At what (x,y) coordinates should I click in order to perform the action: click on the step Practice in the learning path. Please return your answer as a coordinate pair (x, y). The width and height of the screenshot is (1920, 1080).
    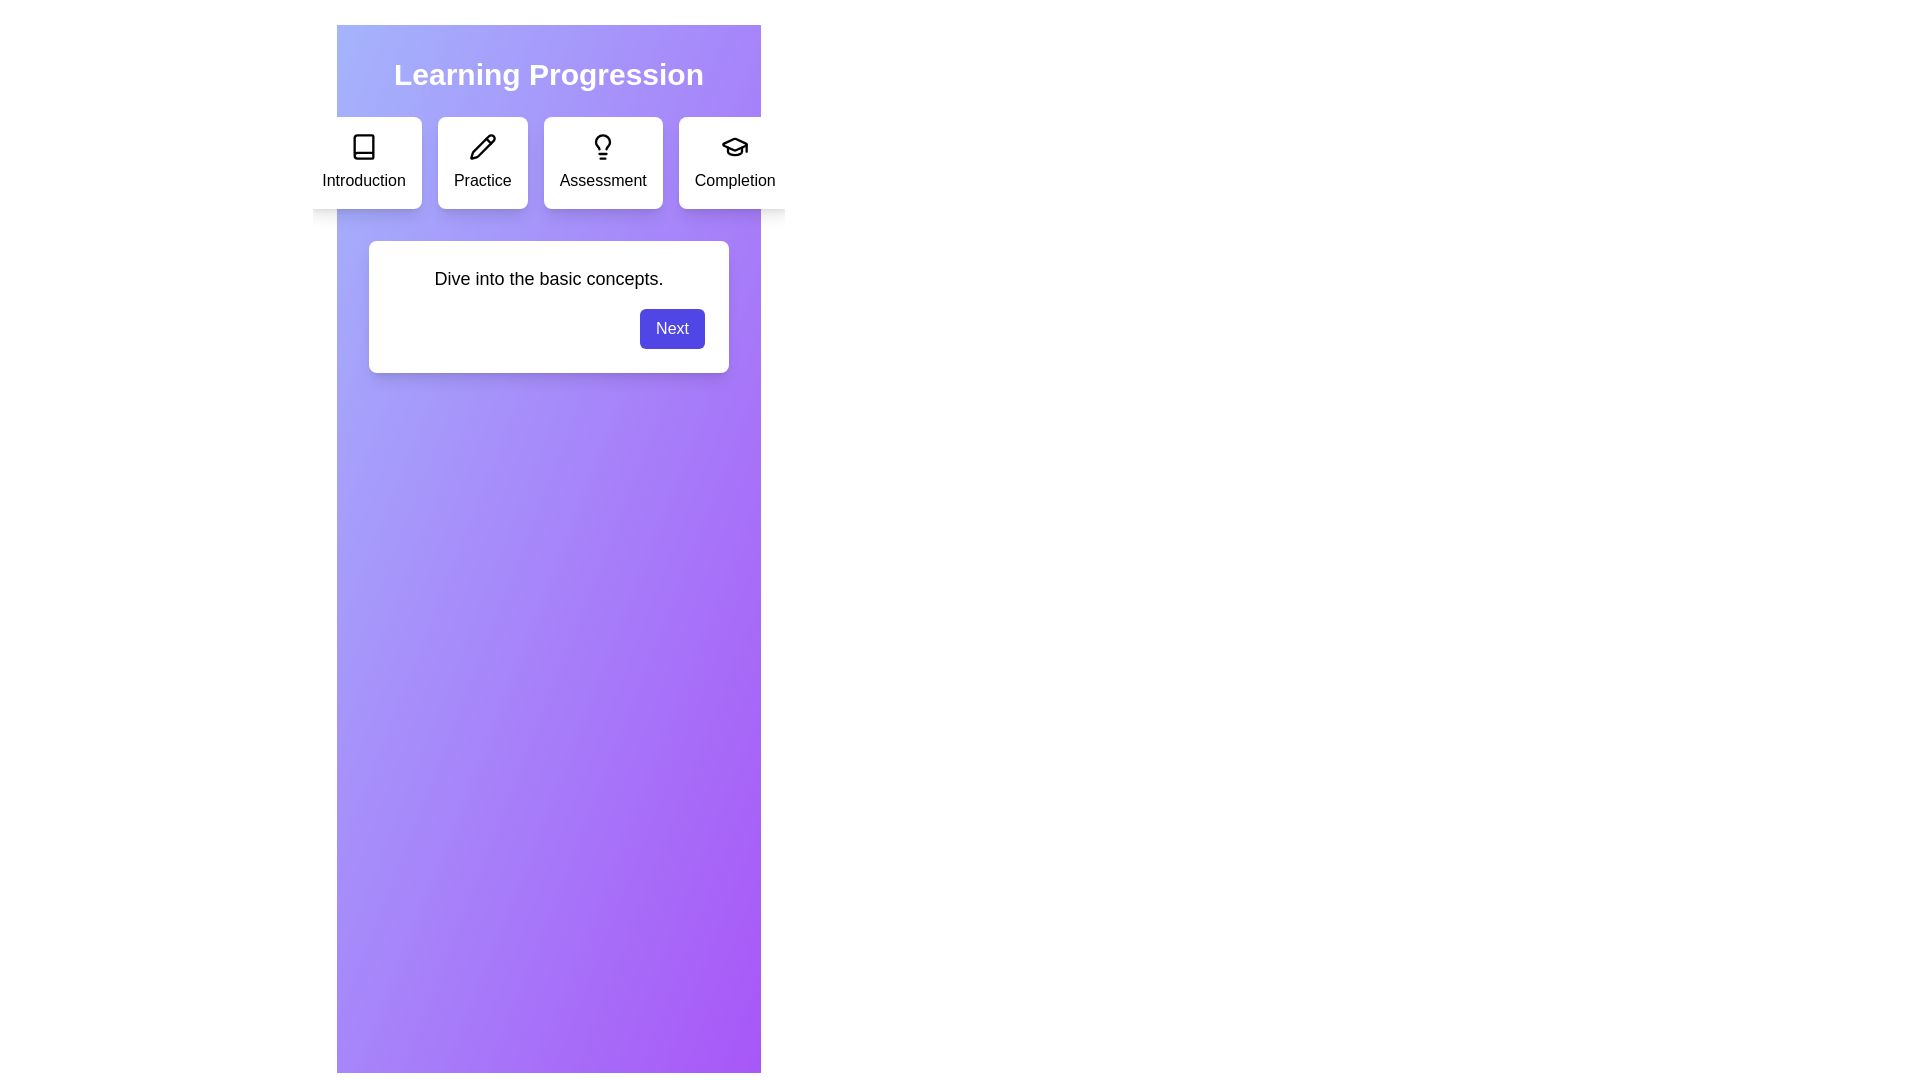
    Looking at the image, I should click on (482, 161).